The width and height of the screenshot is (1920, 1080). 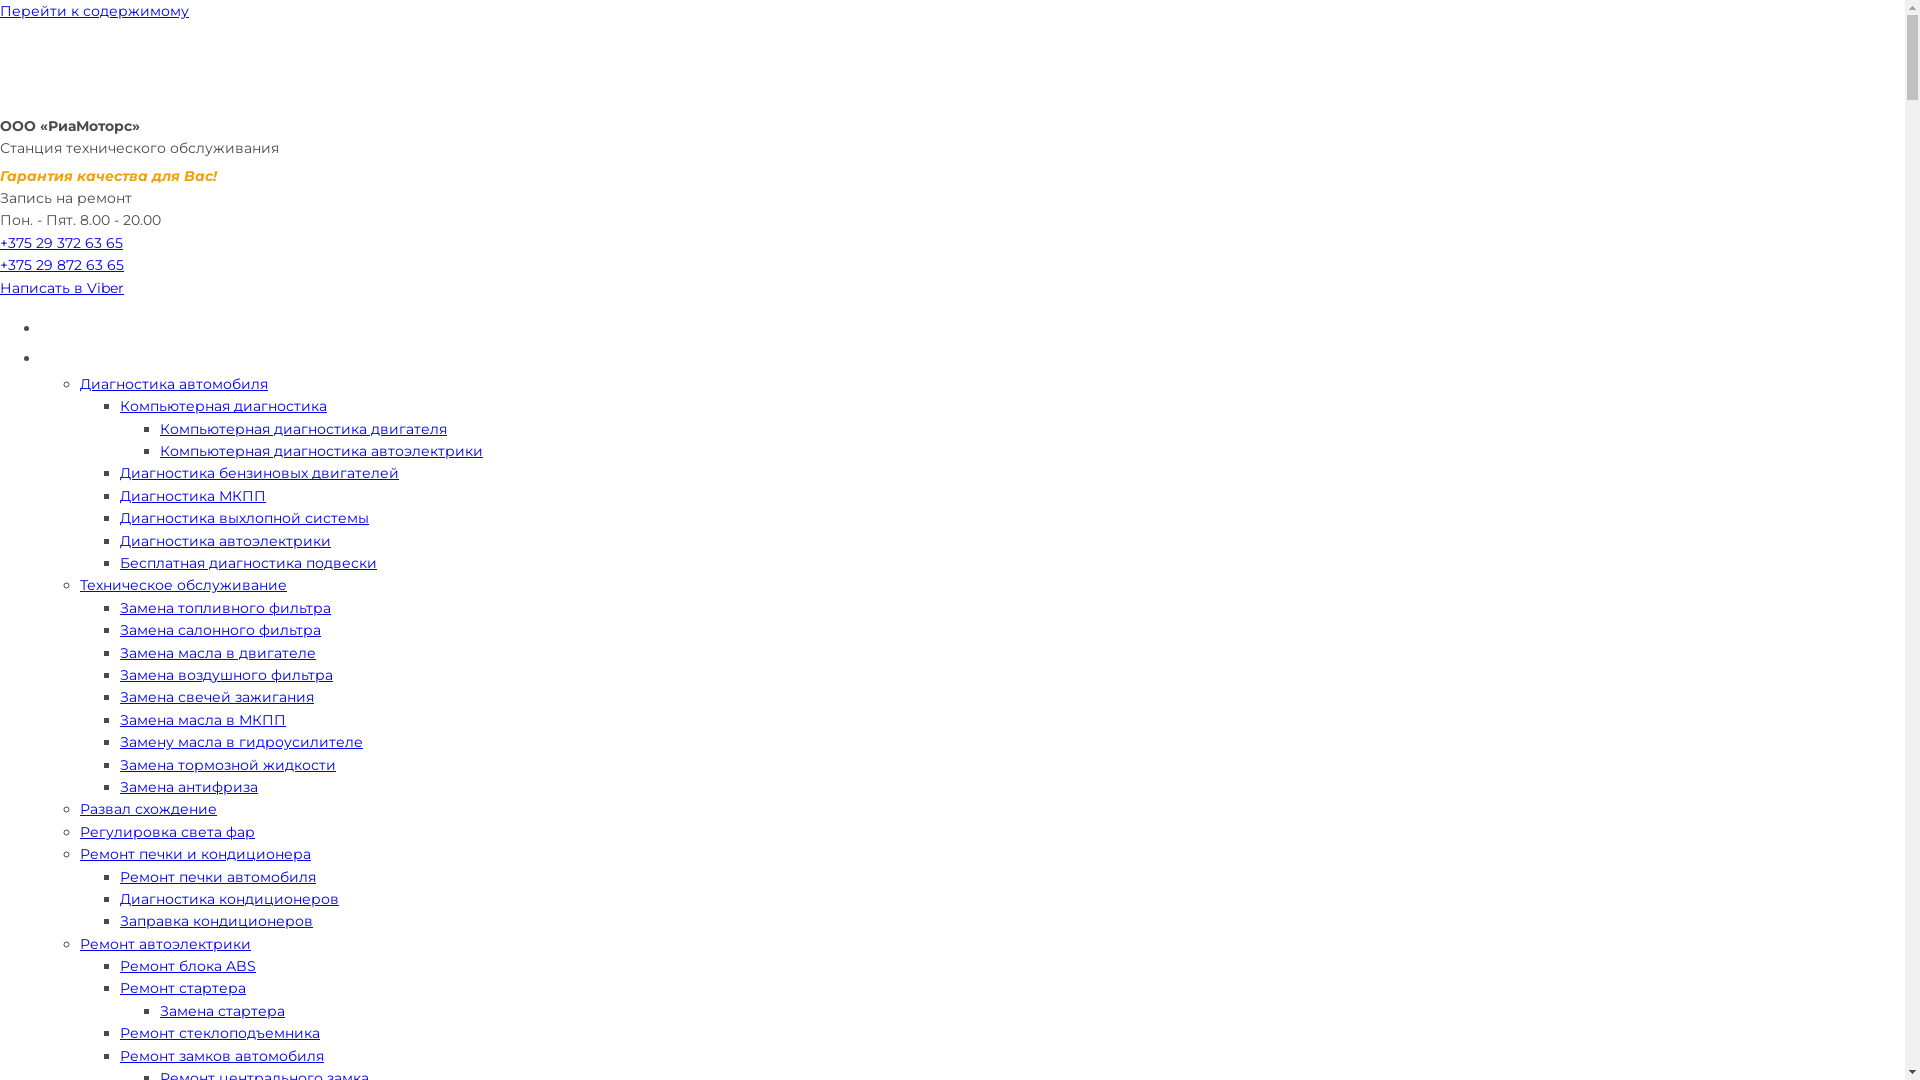 I want to click on '+375 29 372 63 65', so click(x=61, y=242).